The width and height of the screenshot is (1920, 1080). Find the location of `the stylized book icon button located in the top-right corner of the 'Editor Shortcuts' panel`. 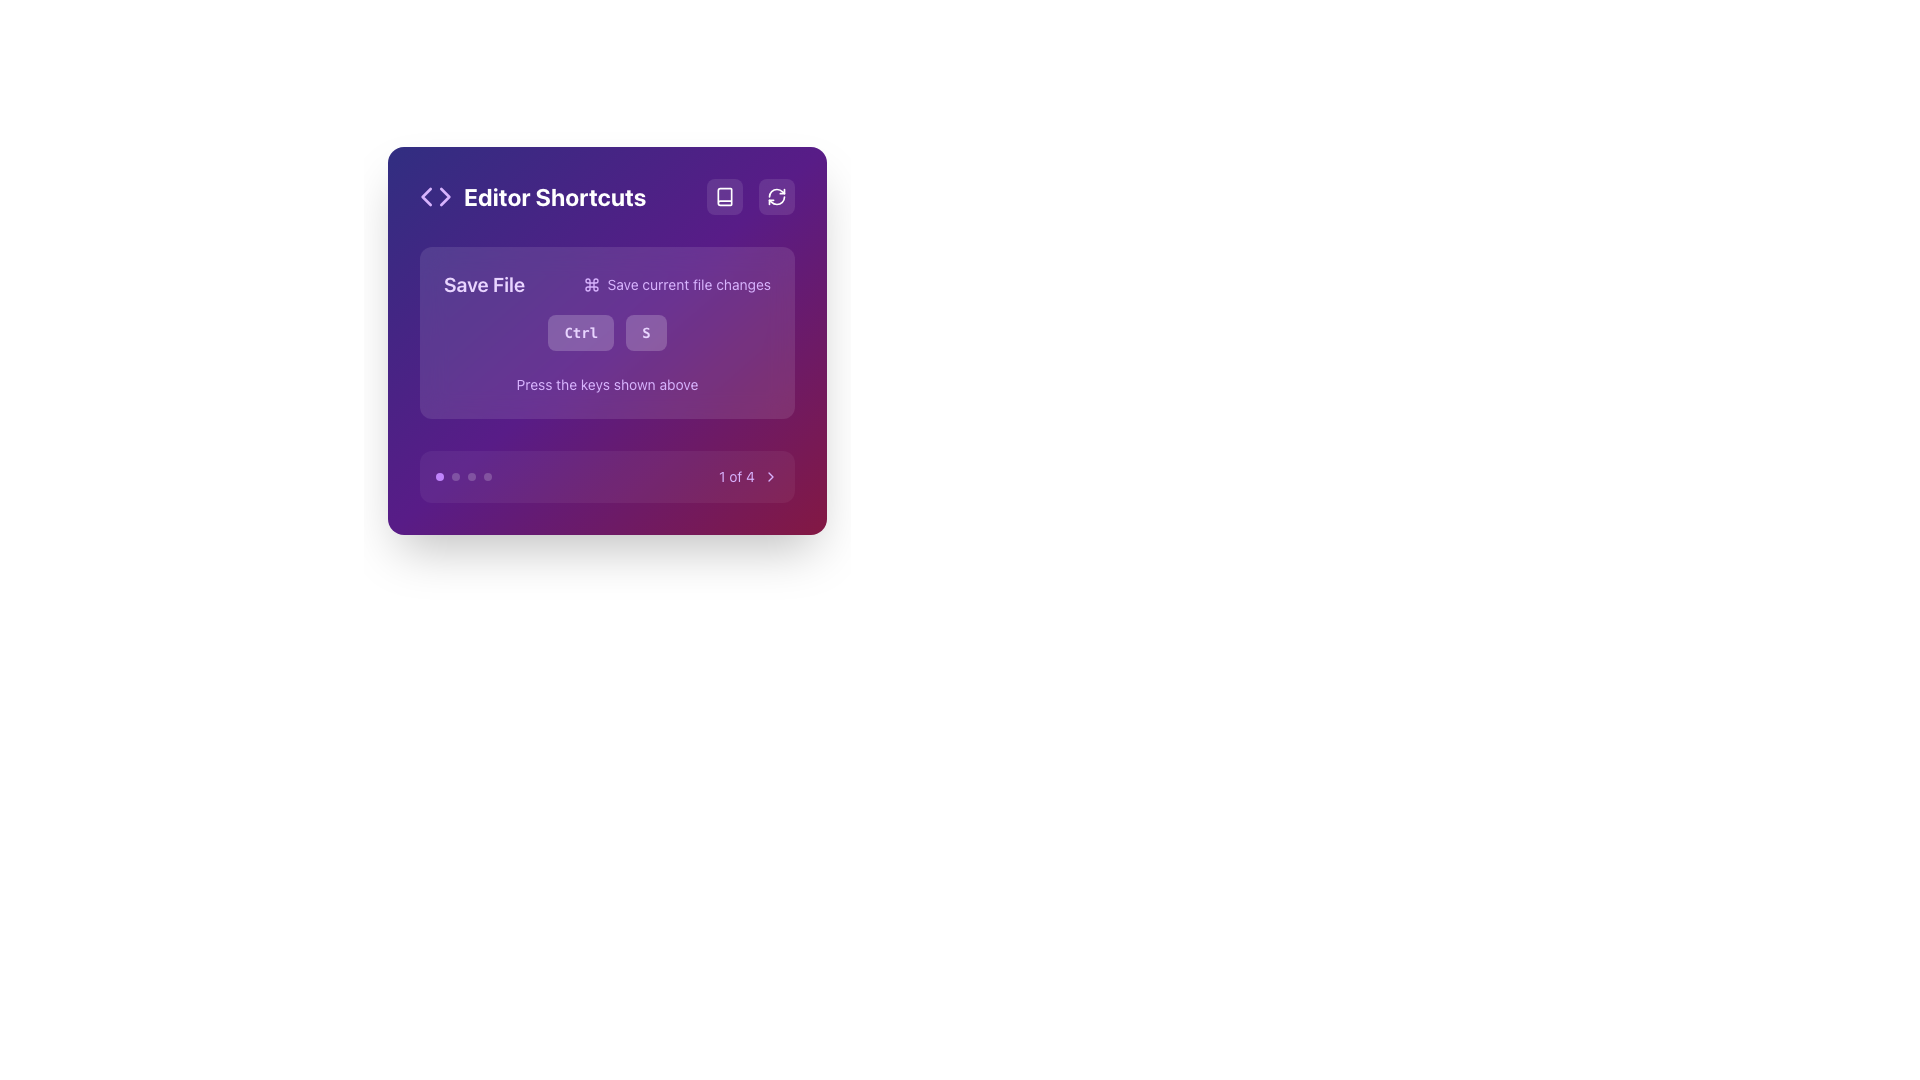

the stylized book icon button located in the top-right corner of the 'Editor Shortcuts' panel is located at coordinates (723, 196).